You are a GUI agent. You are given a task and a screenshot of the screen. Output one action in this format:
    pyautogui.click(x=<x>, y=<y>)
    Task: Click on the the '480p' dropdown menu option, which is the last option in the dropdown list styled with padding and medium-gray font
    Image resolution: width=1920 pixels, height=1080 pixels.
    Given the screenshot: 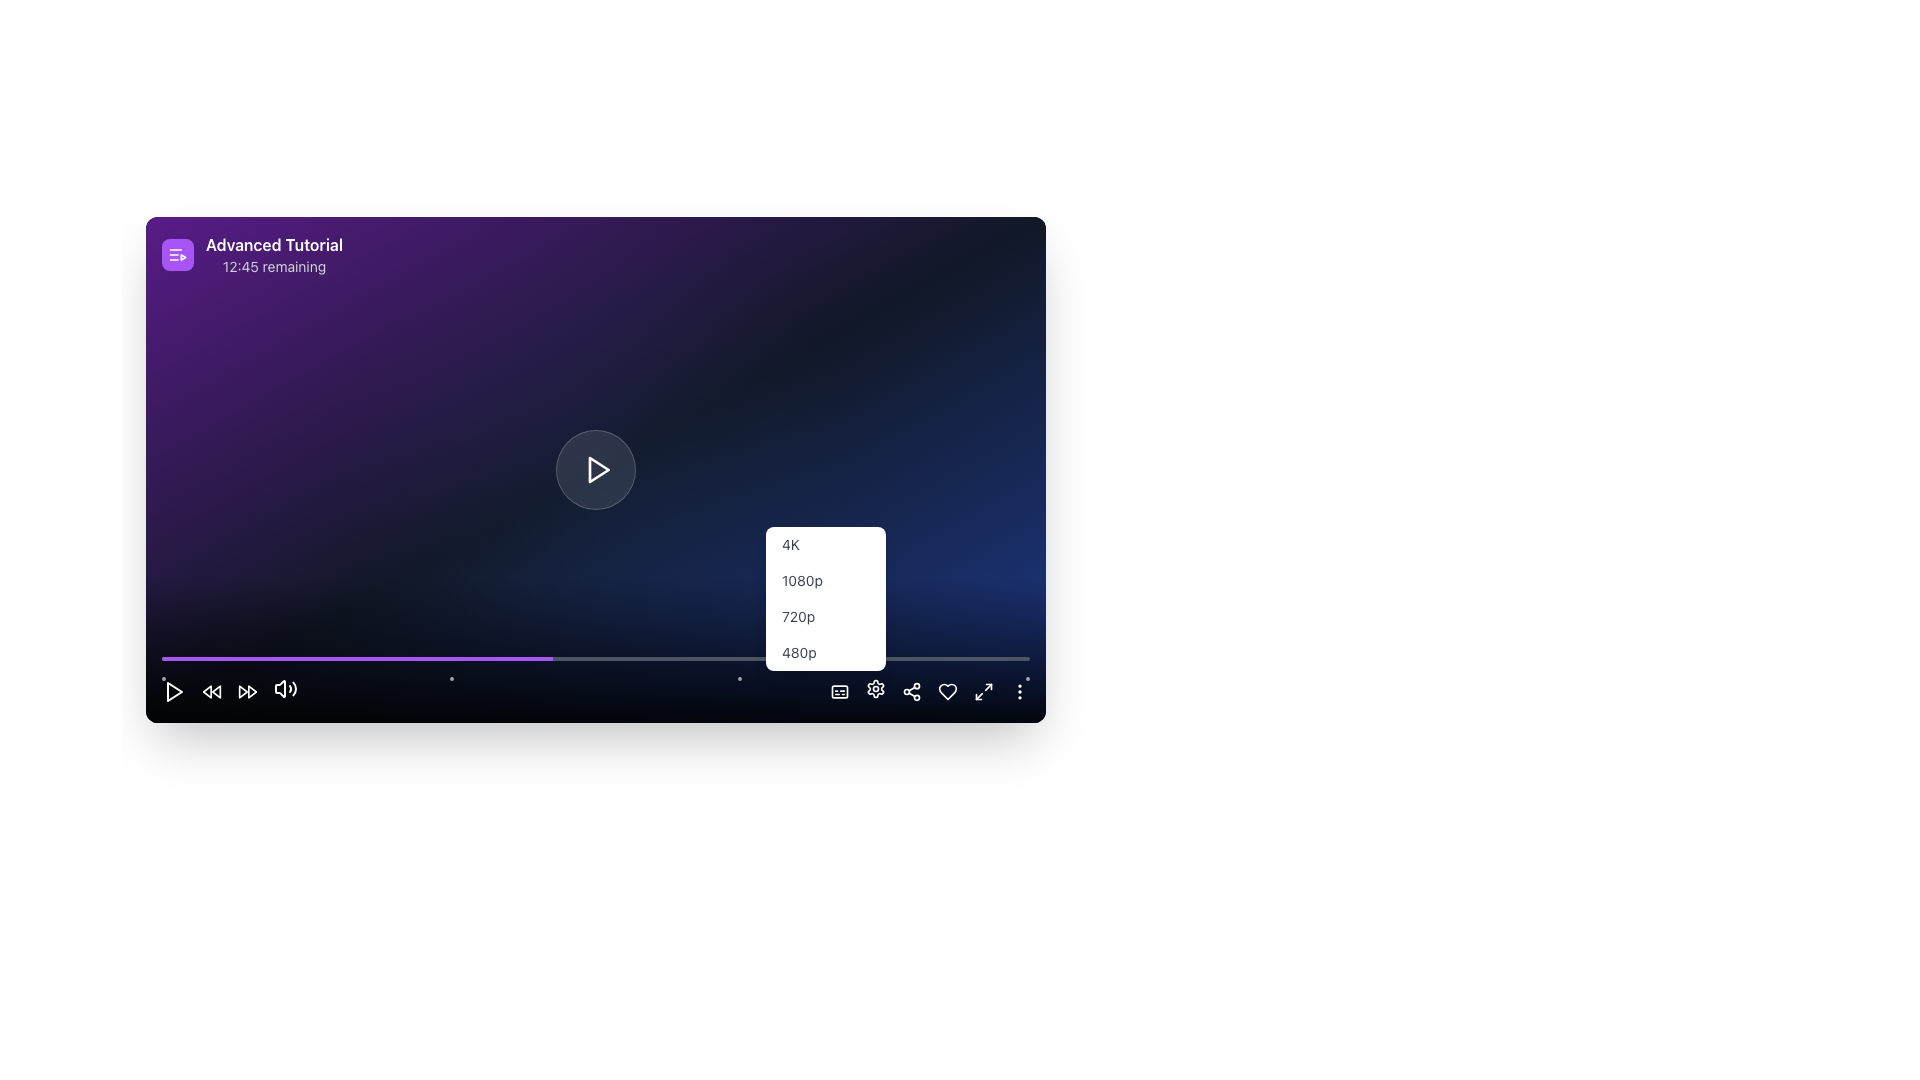 What is the action you would take?
    pyautogui.click(x=825, y=652)
    